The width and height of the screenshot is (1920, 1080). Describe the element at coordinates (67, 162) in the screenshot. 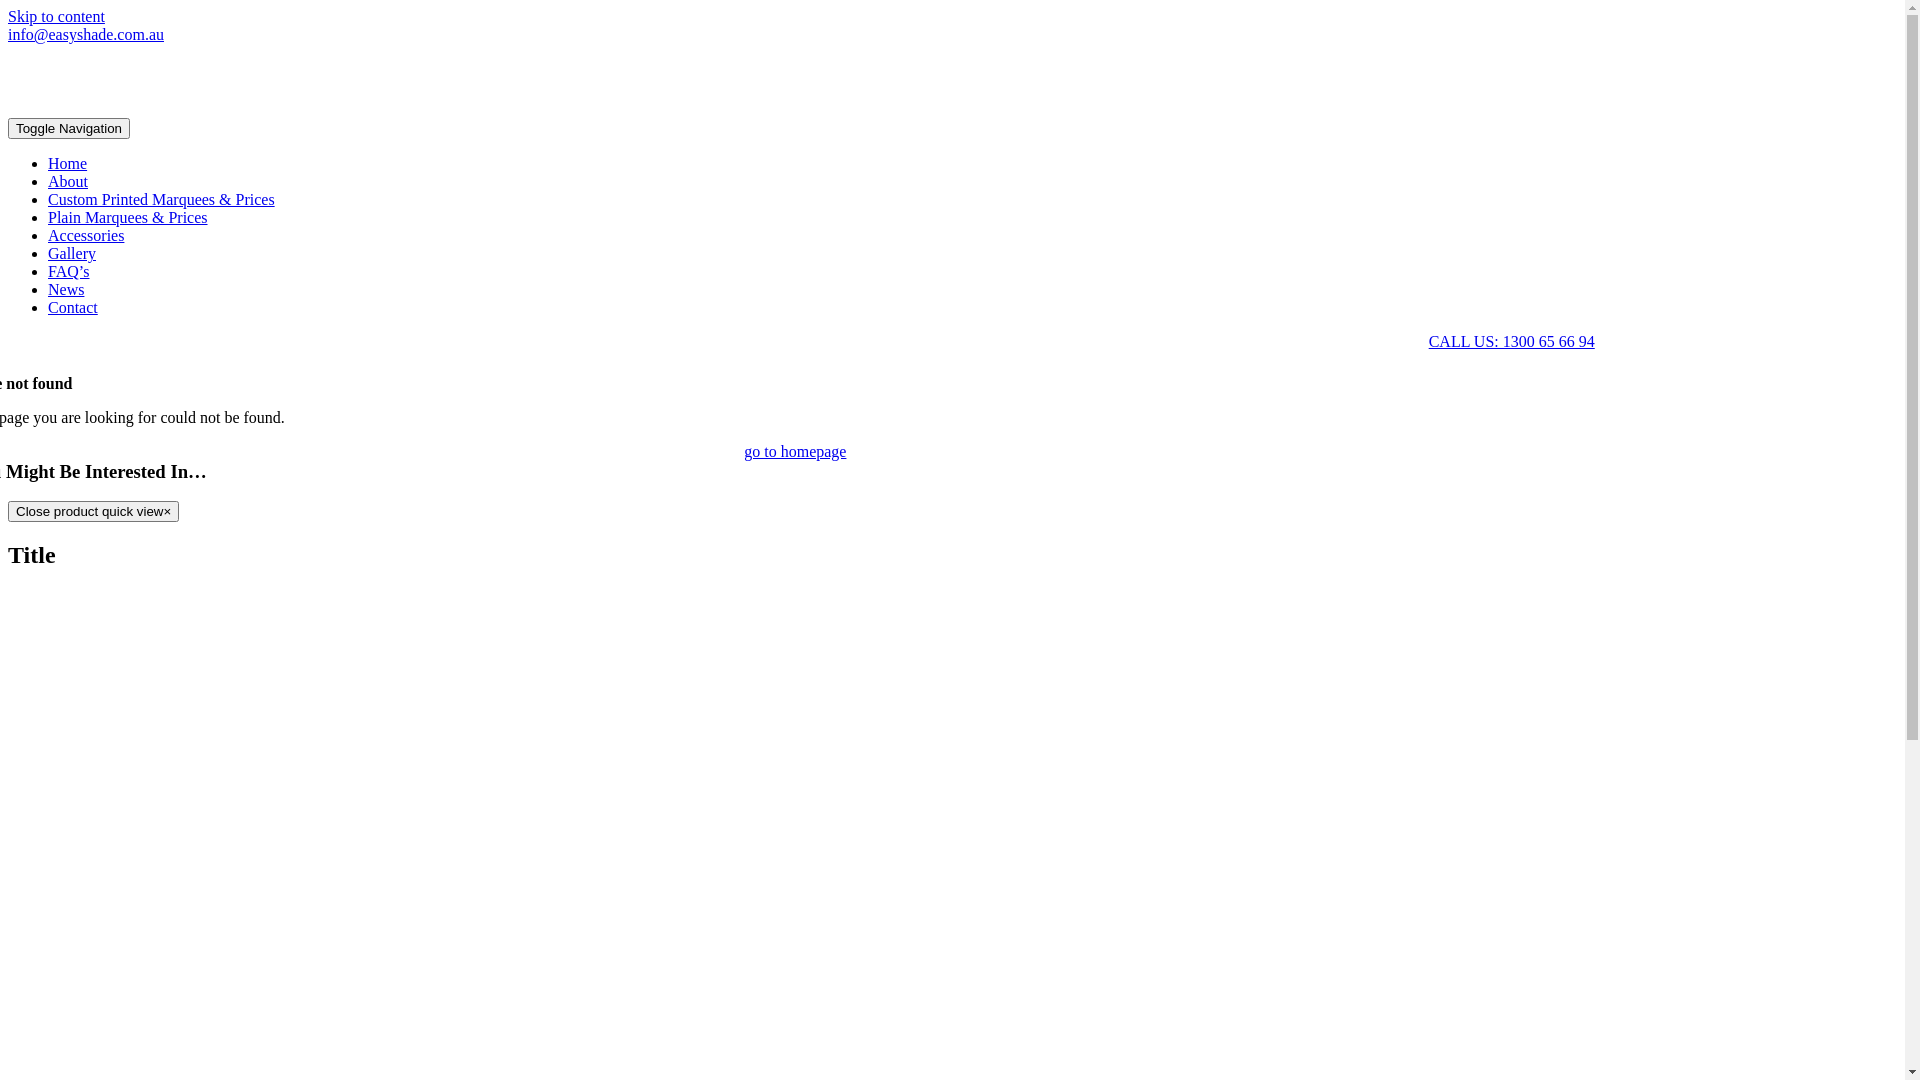

I see `'Home'` at that location.